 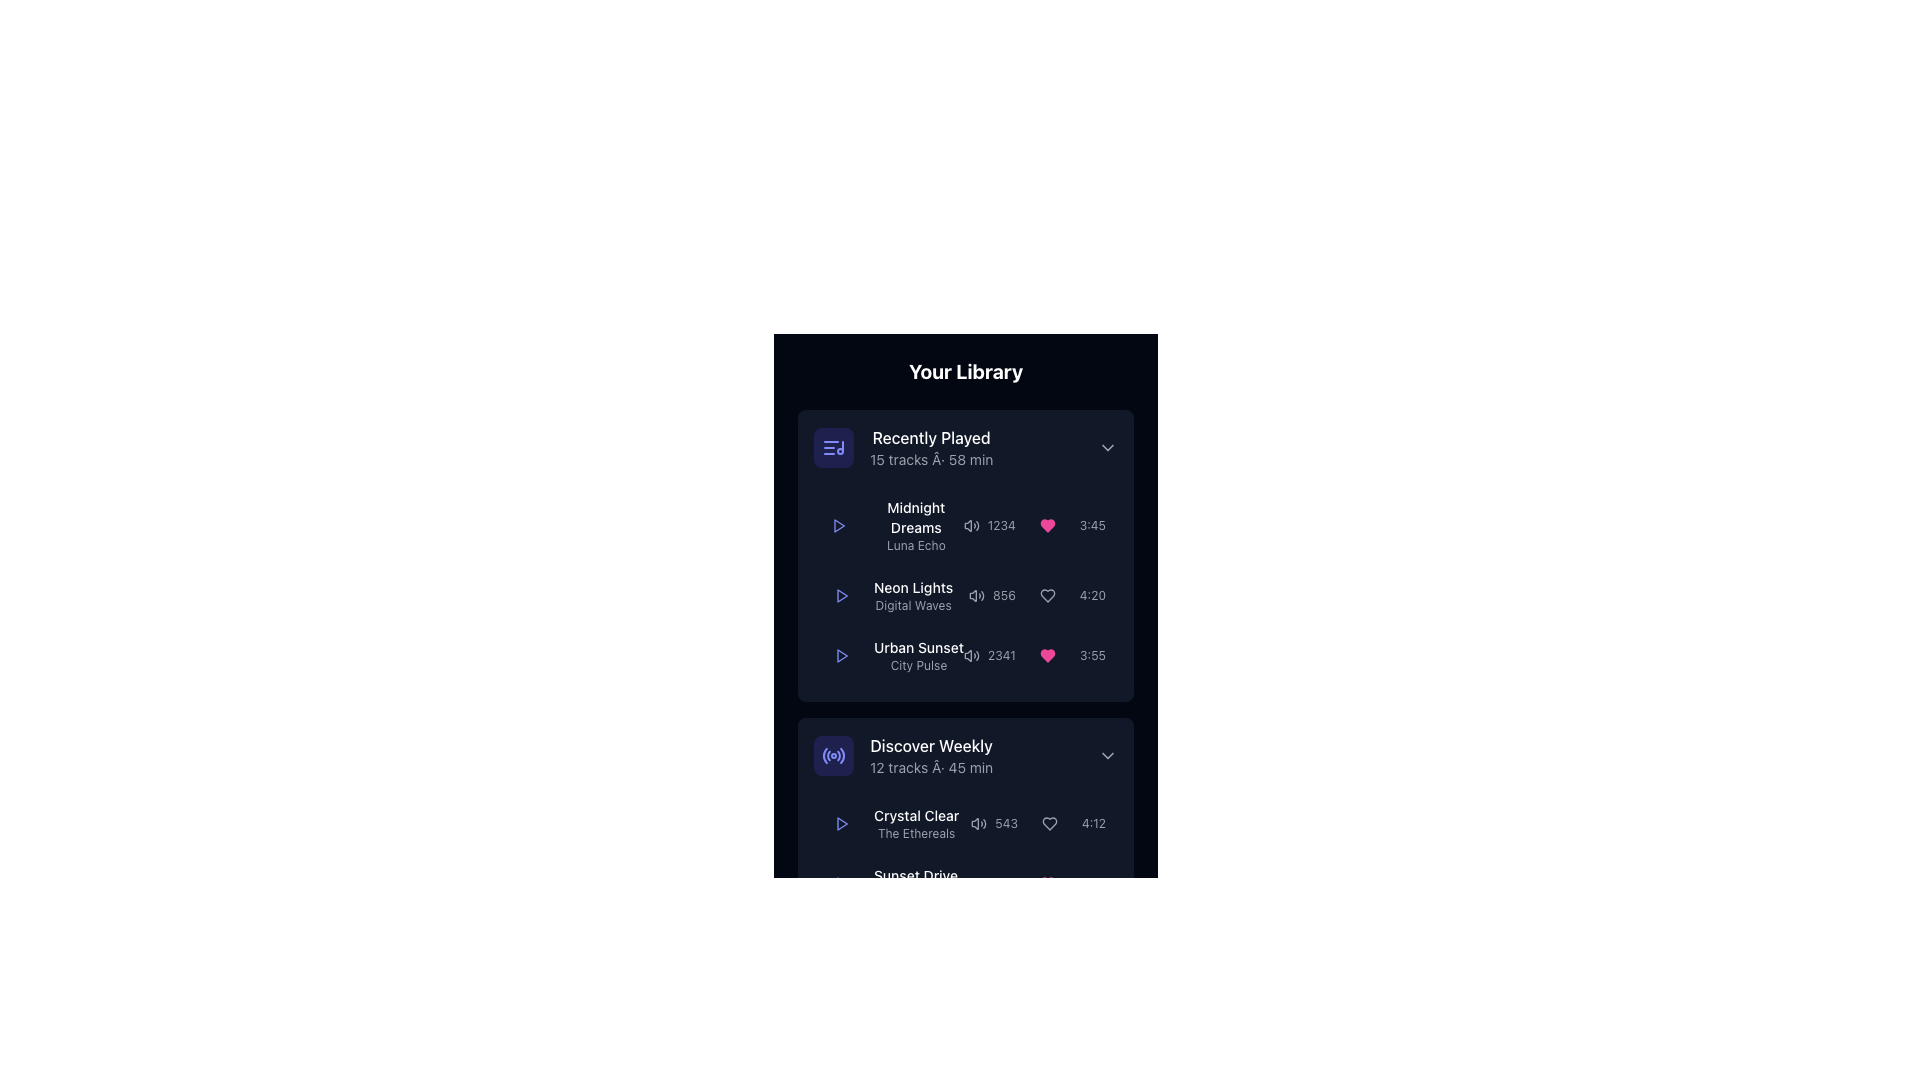 What do you see at coordinates (1001, 655) in the screenshot?
I see `the text label displaying the number '2341', which is styled in a small gray font and located next to the heart icon in the lower-right portion of the list item for the song 'Urban Sunset'` at bounding box center [1001, 655].